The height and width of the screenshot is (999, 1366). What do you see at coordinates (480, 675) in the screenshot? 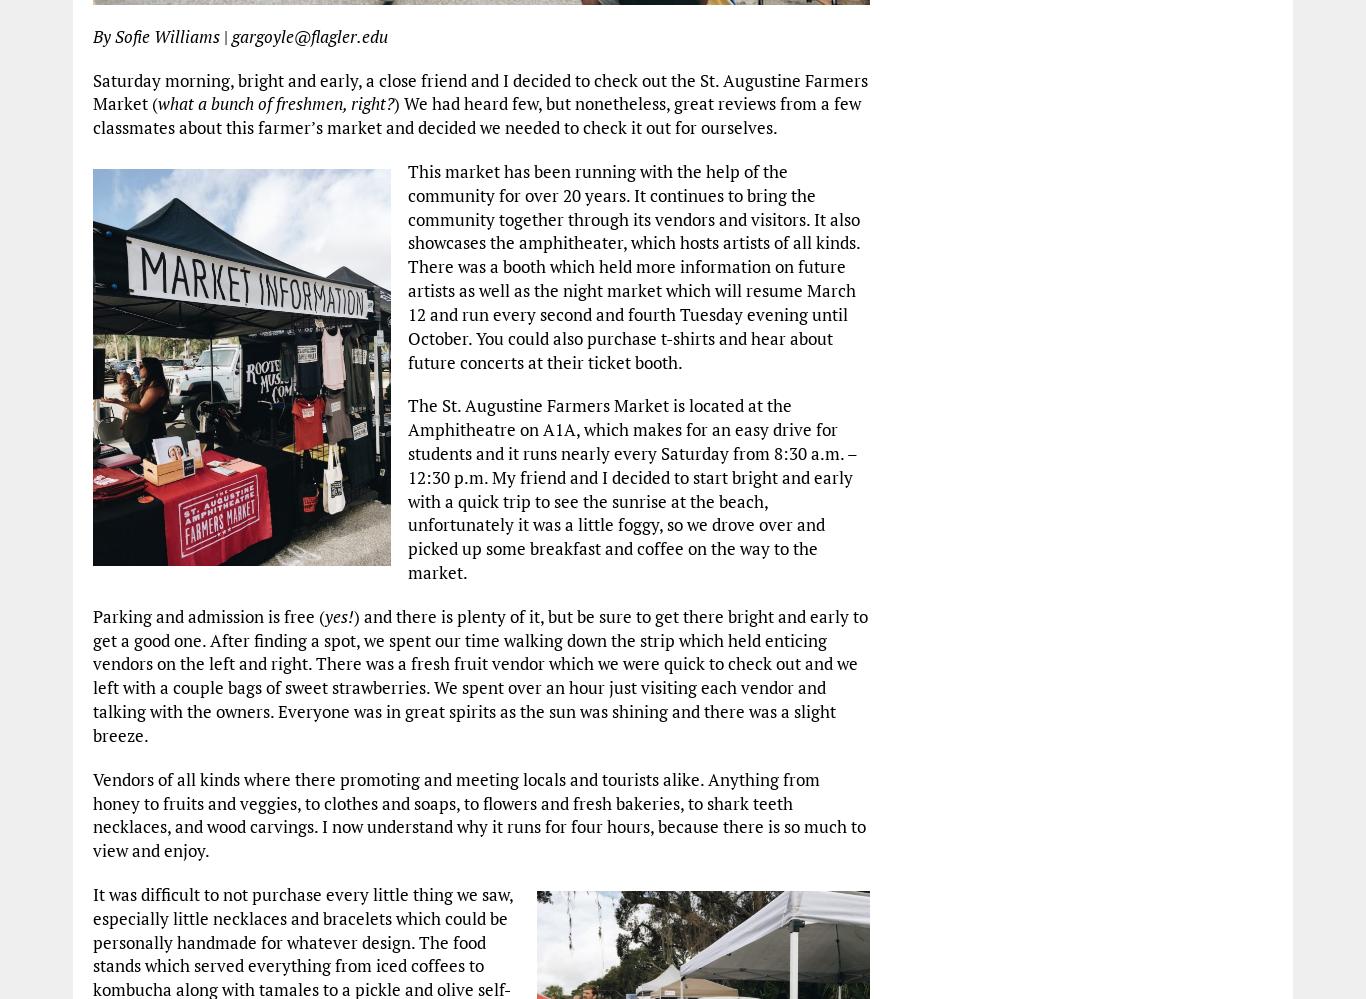
I see `') and there is plenty of it, but be sure to get there bright and early to get a good one. After finding a spot, we spent our time walking down the strip which held enticing vendors on the left and right. There was a fresh fruit vendor which we were quick to check out and we left with a couple bags of sweet strawberries. We spent over an hour just visiting each vendor and talking with the owners. Everyone was in great spirits as the sun was shining and there was a slight breeze.'` at bounding box center [480, 675].